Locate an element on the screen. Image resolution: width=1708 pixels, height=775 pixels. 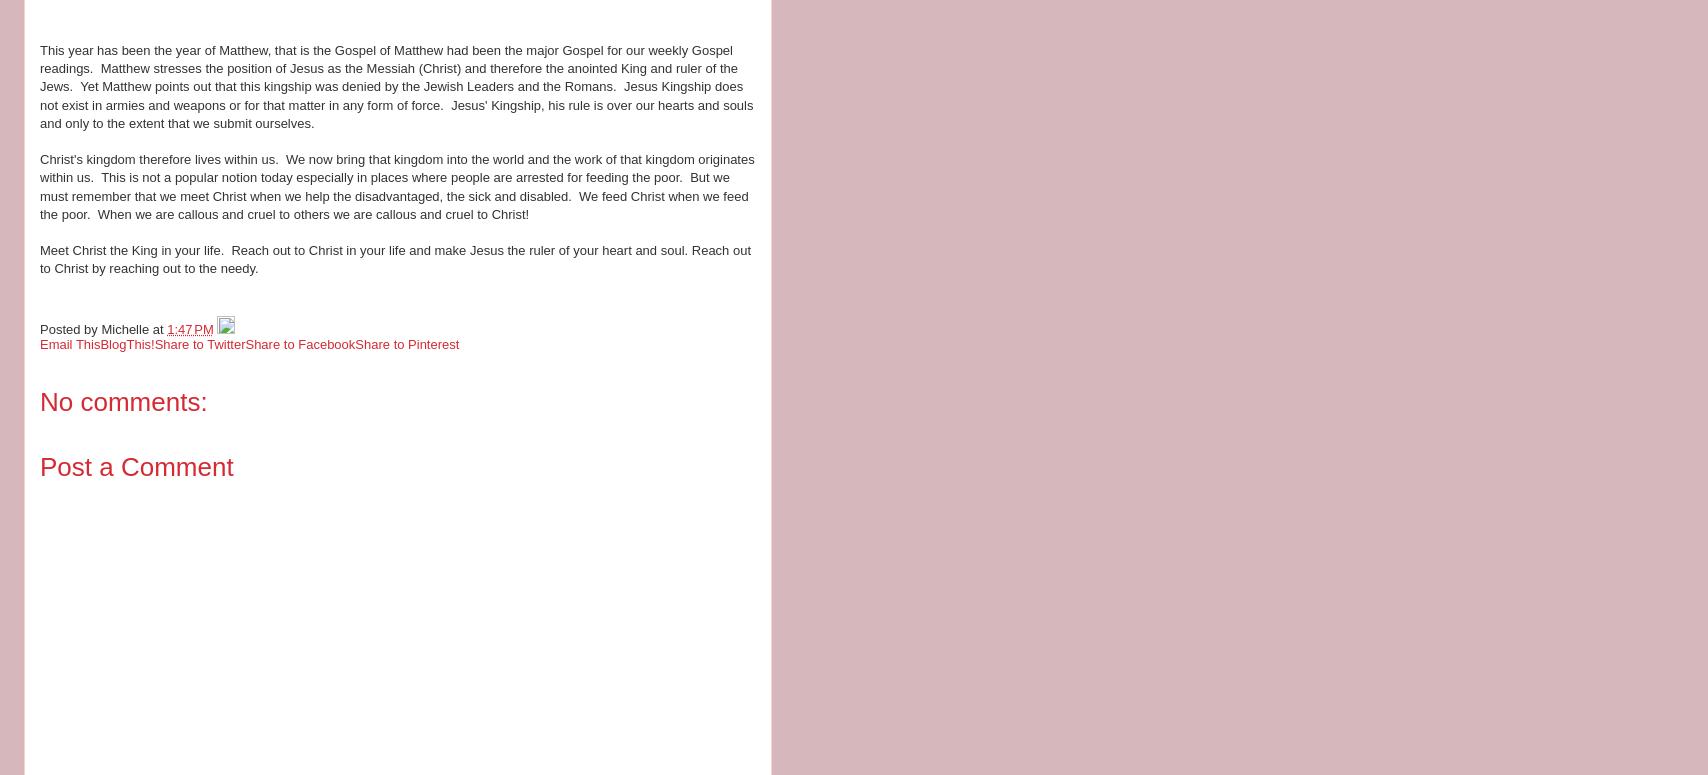
'Meet Christ the King in your life.  Reach out to Christ in your life and make Jesus the ruler of your heart and soul. Reach out to Christ by reaching out to the needy.' is located at coordinates (395, 259).